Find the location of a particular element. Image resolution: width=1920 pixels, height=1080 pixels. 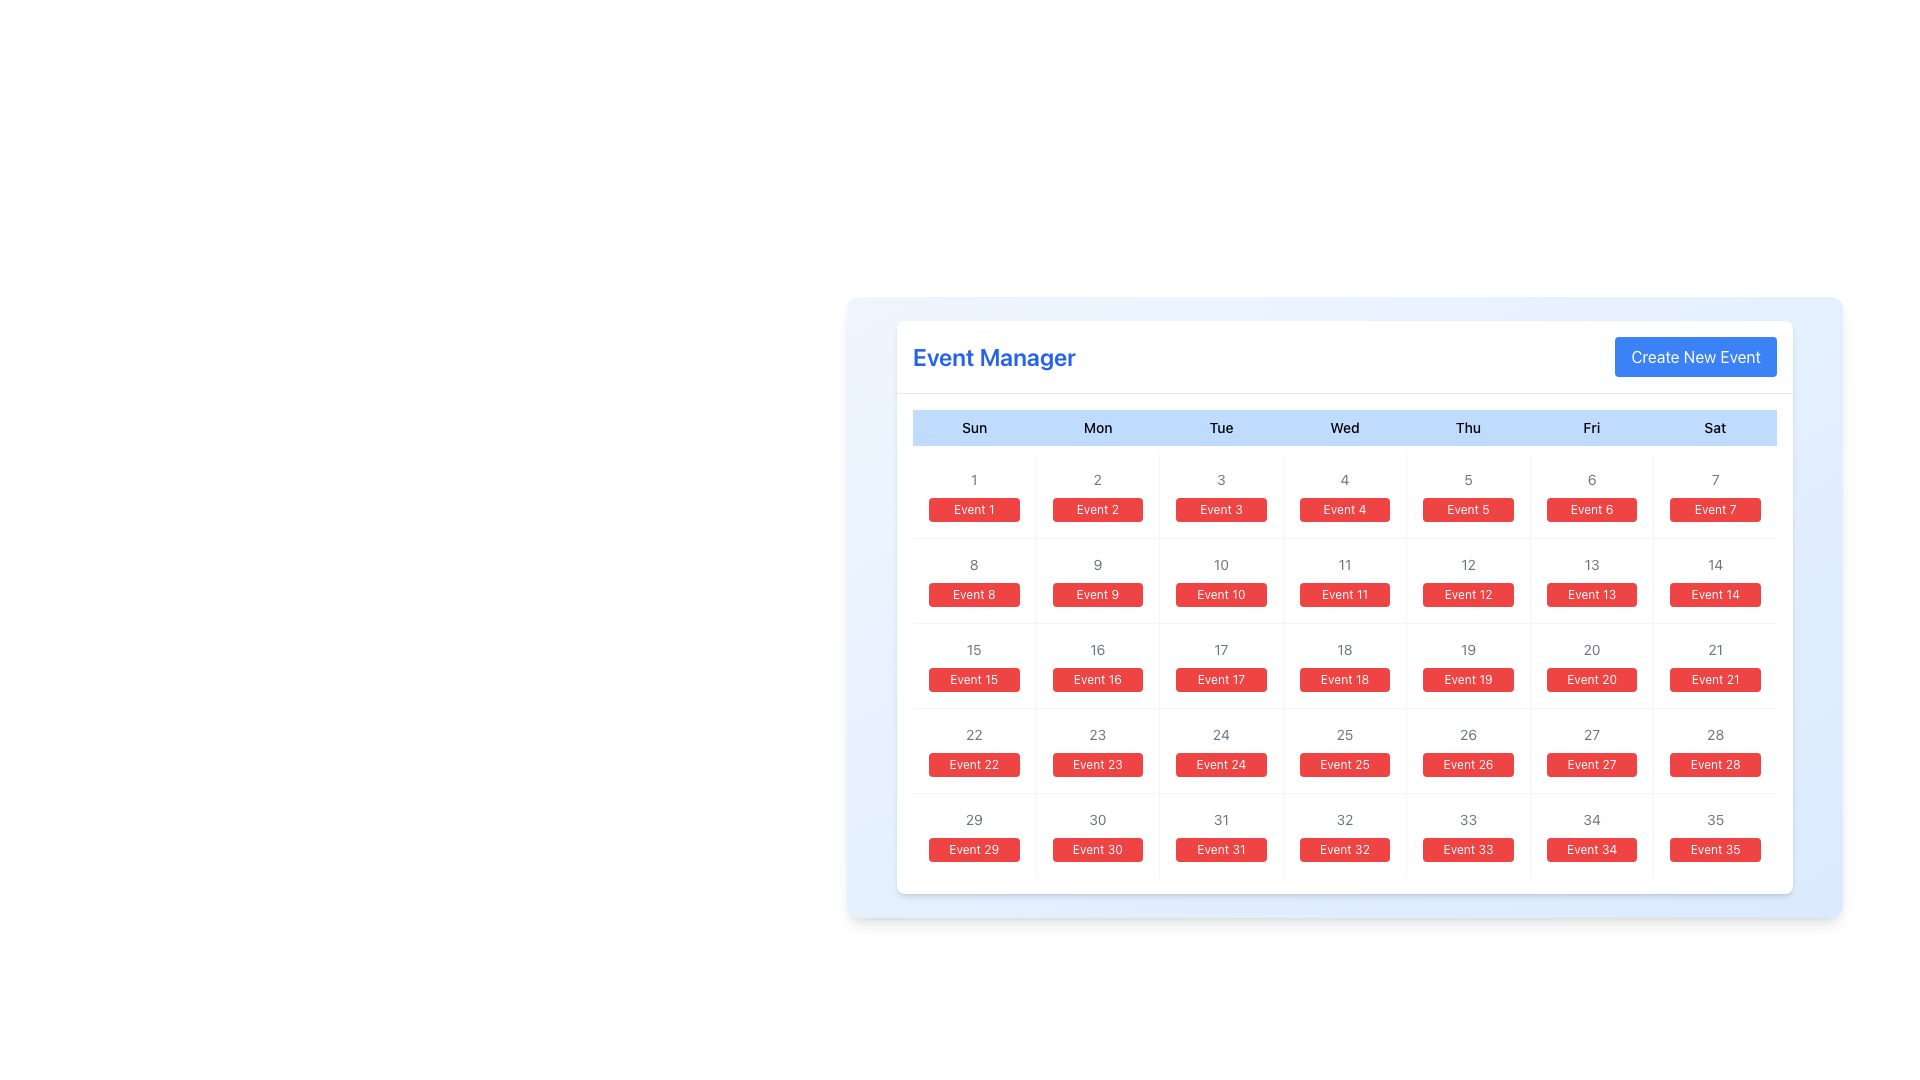

on the numerical text label '15' styled in a small, gray font, located above the red button labeled 'Event 15' within the calendar-like grid is located at coordinates (974, 650).